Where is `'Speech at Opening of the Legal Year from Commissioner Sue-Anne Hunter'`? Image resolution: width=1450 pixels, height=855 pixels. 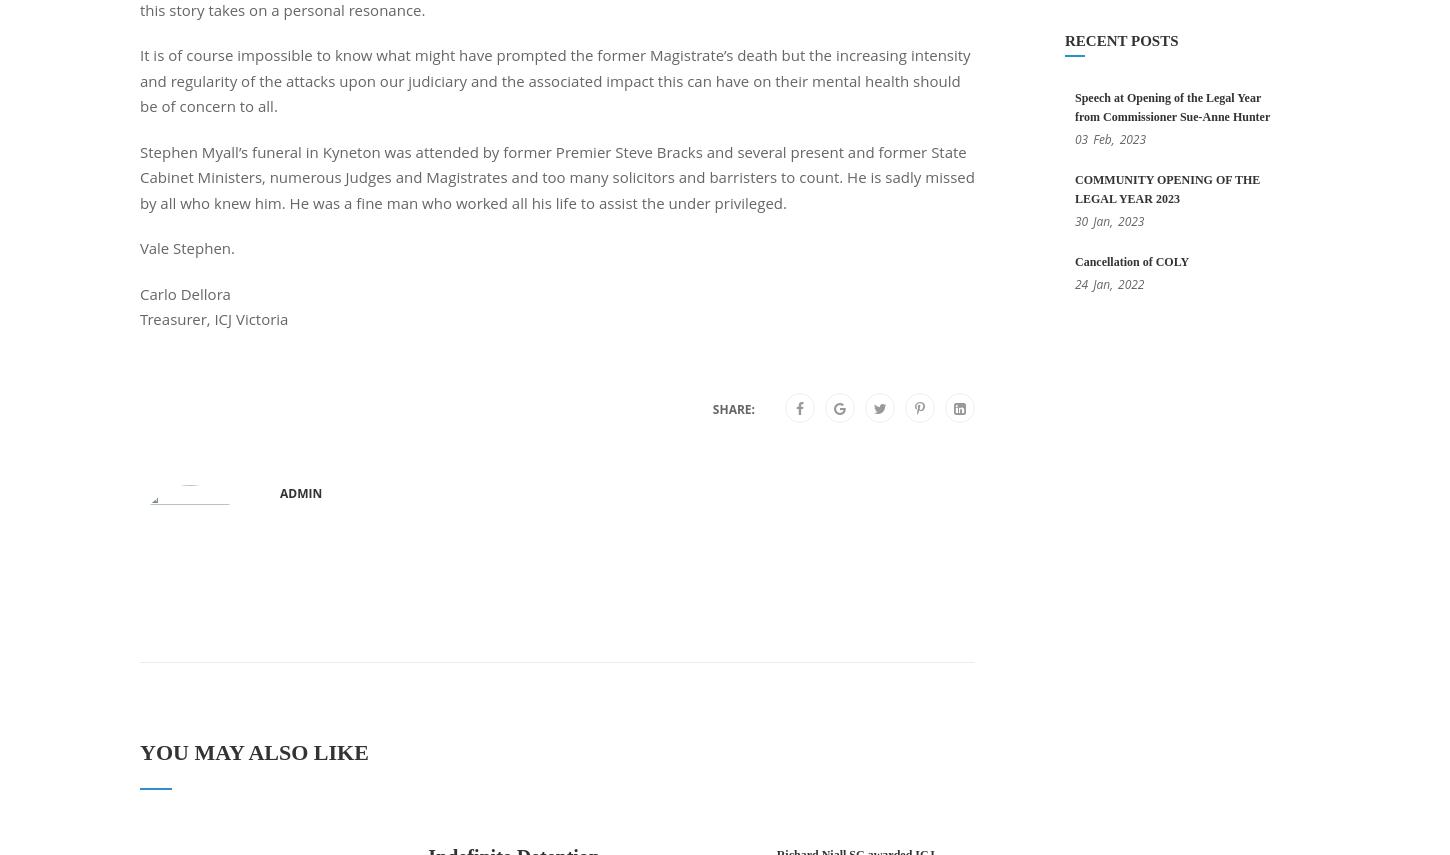 'Speech at Opening of the Legal Year from Commissioner Sue-Anne Hunter' is located at coordinates (1171, 106).